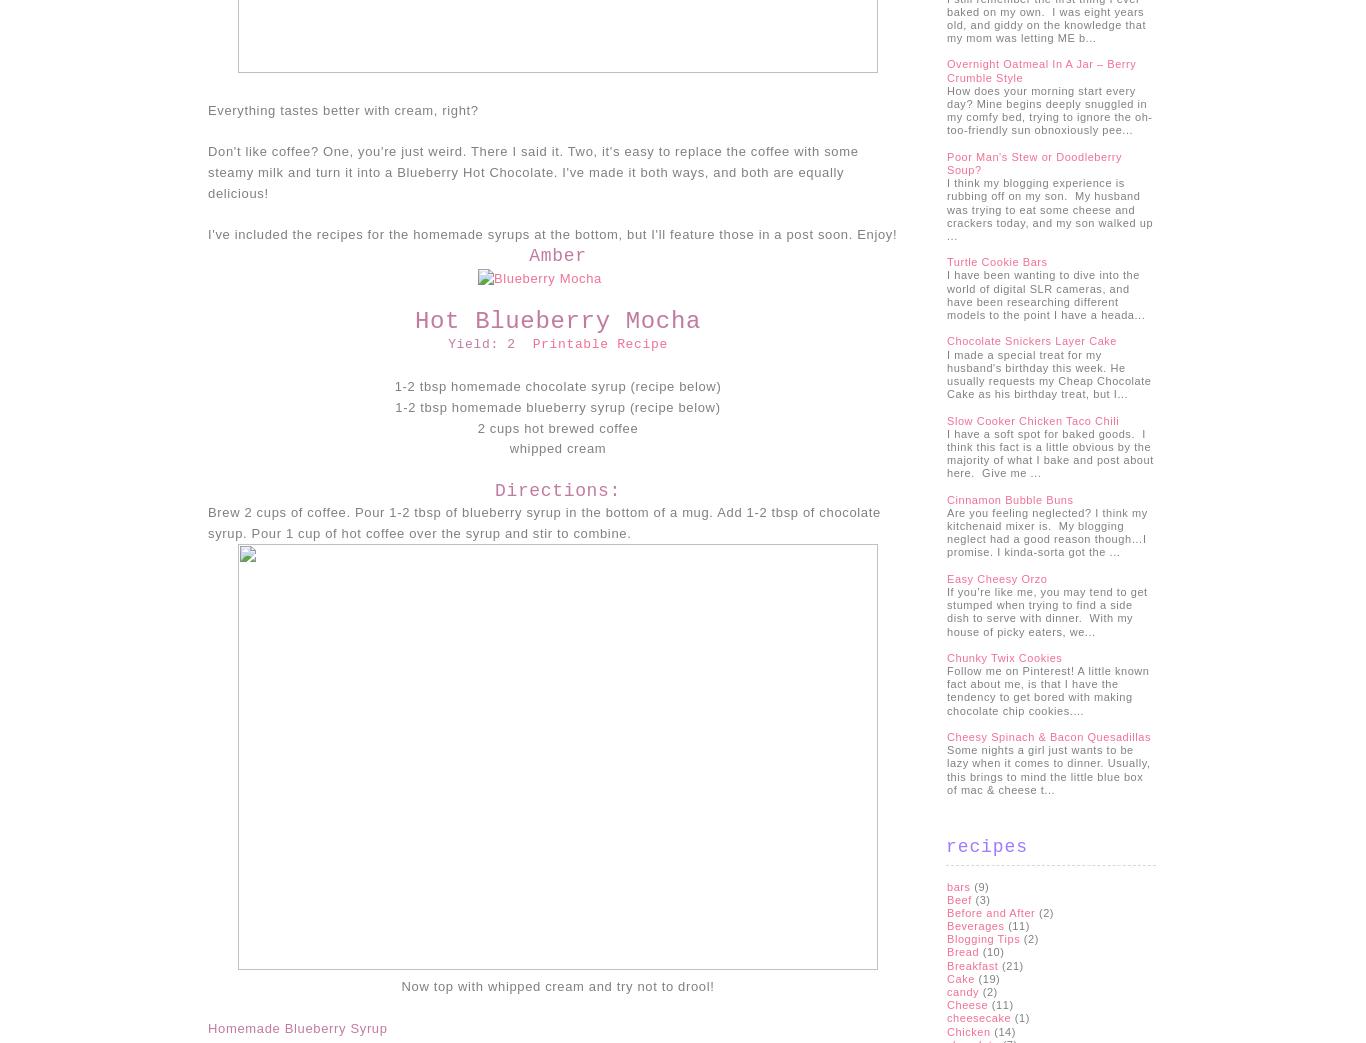 The width and height of the screenshot is (1366, 1043). Describe the element at coordinates (947, 609) in the screenshot. I see `'If you’re like me, you may tend to get stumped when trying to find a side dish to serve with dinner.  With my house of picky eaters, we...'` at that location.